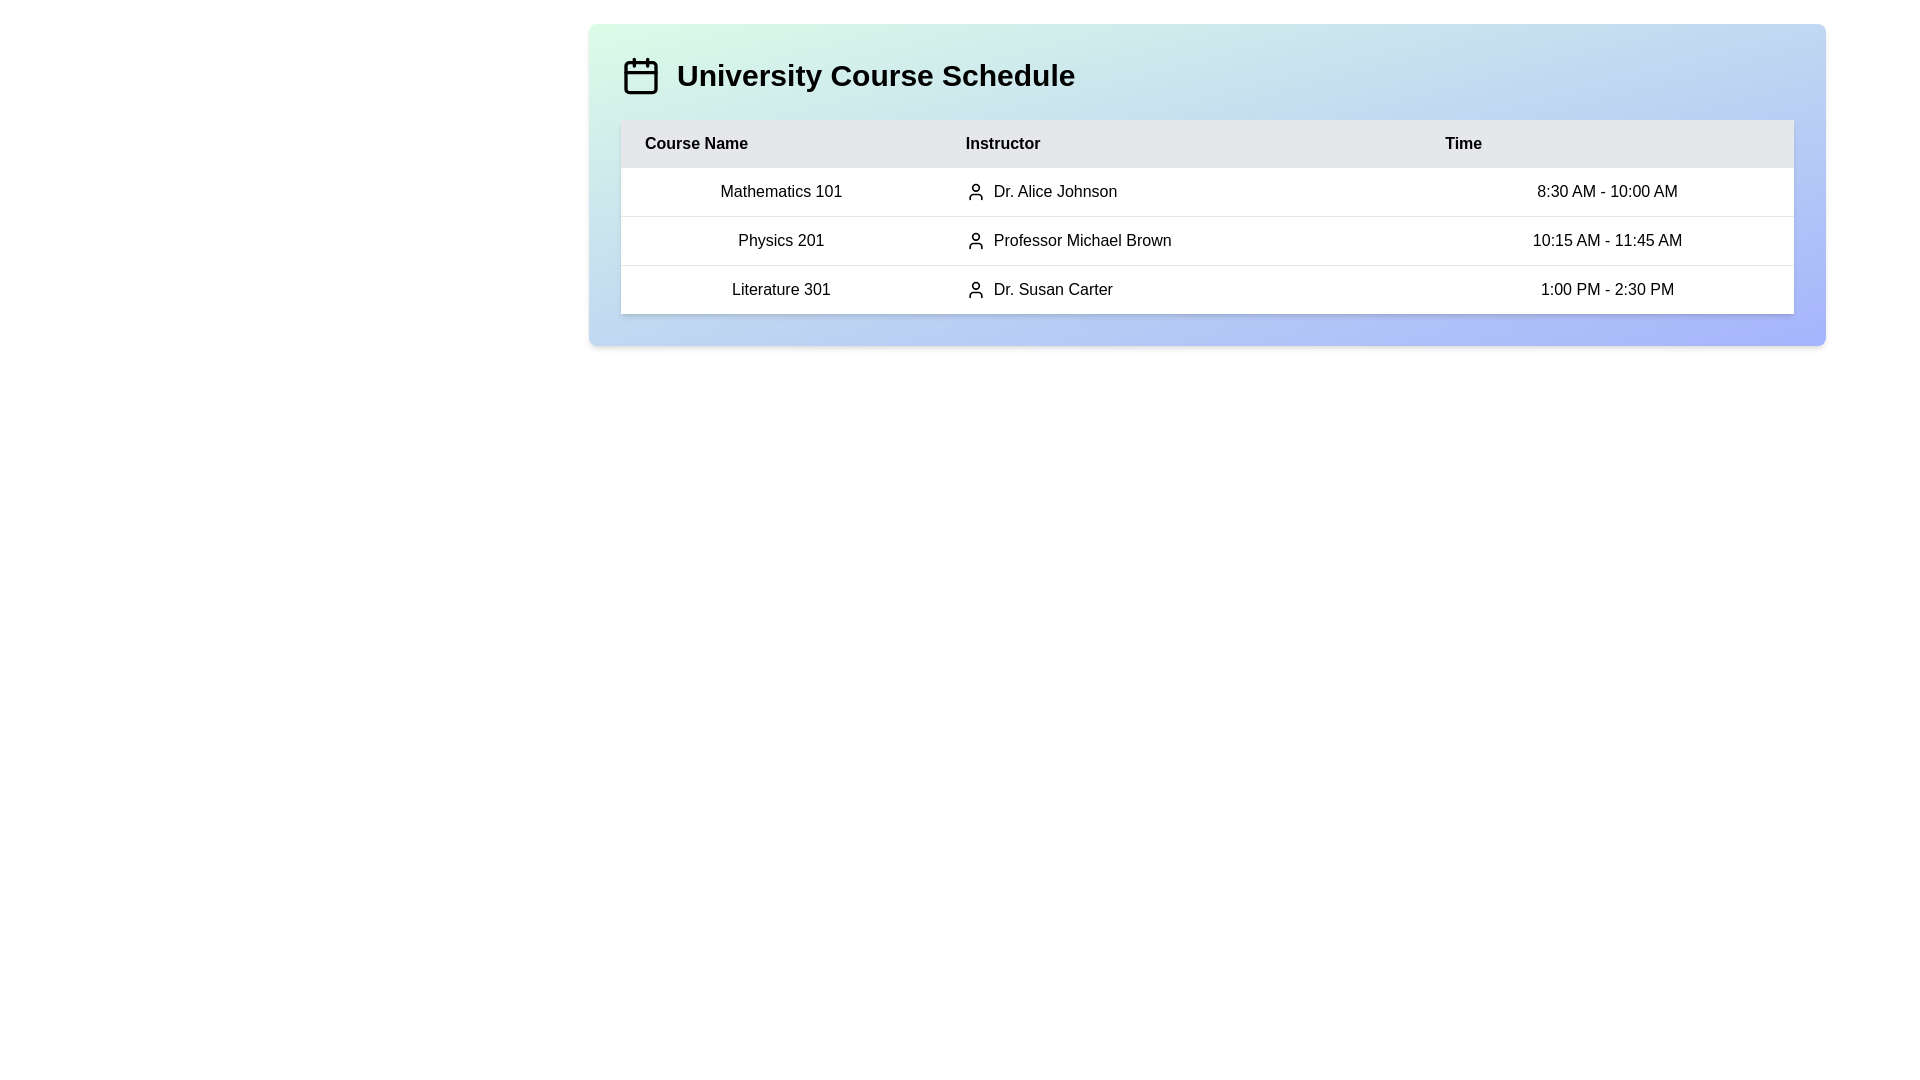 The height and width of the screenshot is (1080, 1920). Describe the element at coordinates (975, 192) in the screenshot. I see `the user icon styled as an outline of a person's head and shoulders located in the 'Instructor' column next to the text 'Dr. Alice Johnson'` at that location.